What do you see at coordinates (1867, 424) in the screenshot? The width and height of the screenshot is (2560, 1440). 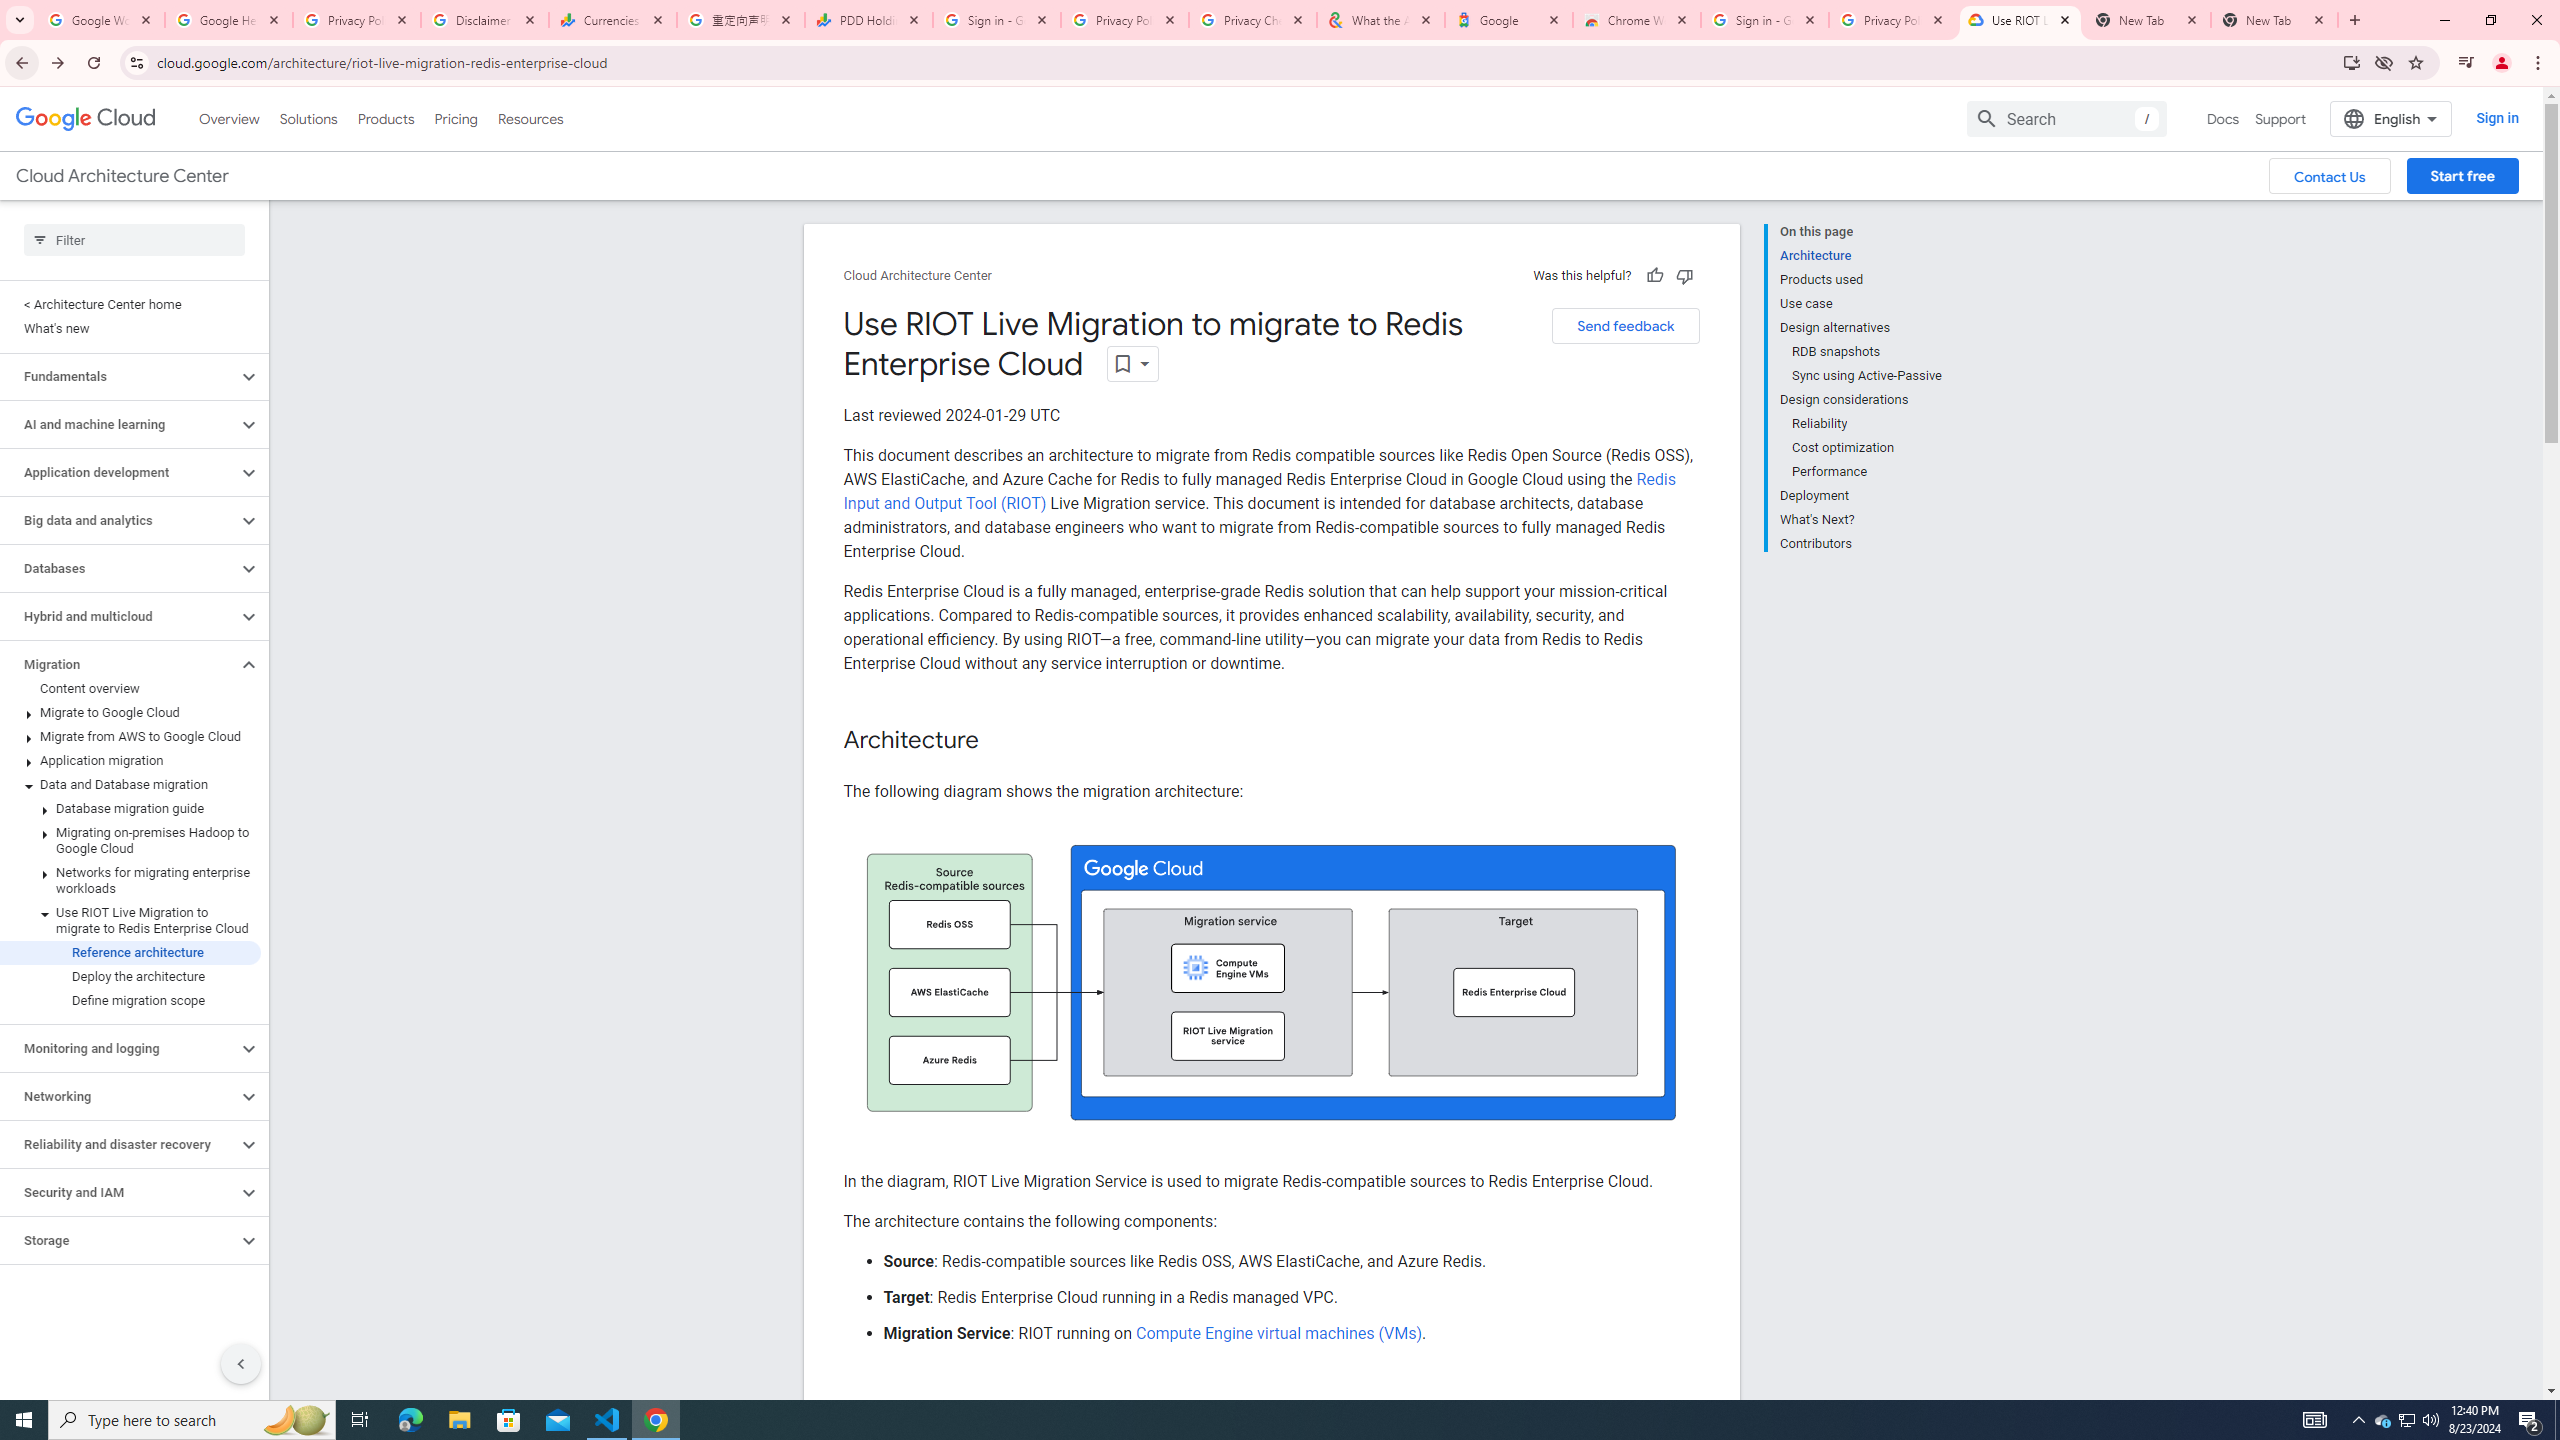 I see `'Reliability'` at bounding box center [1867, 424].